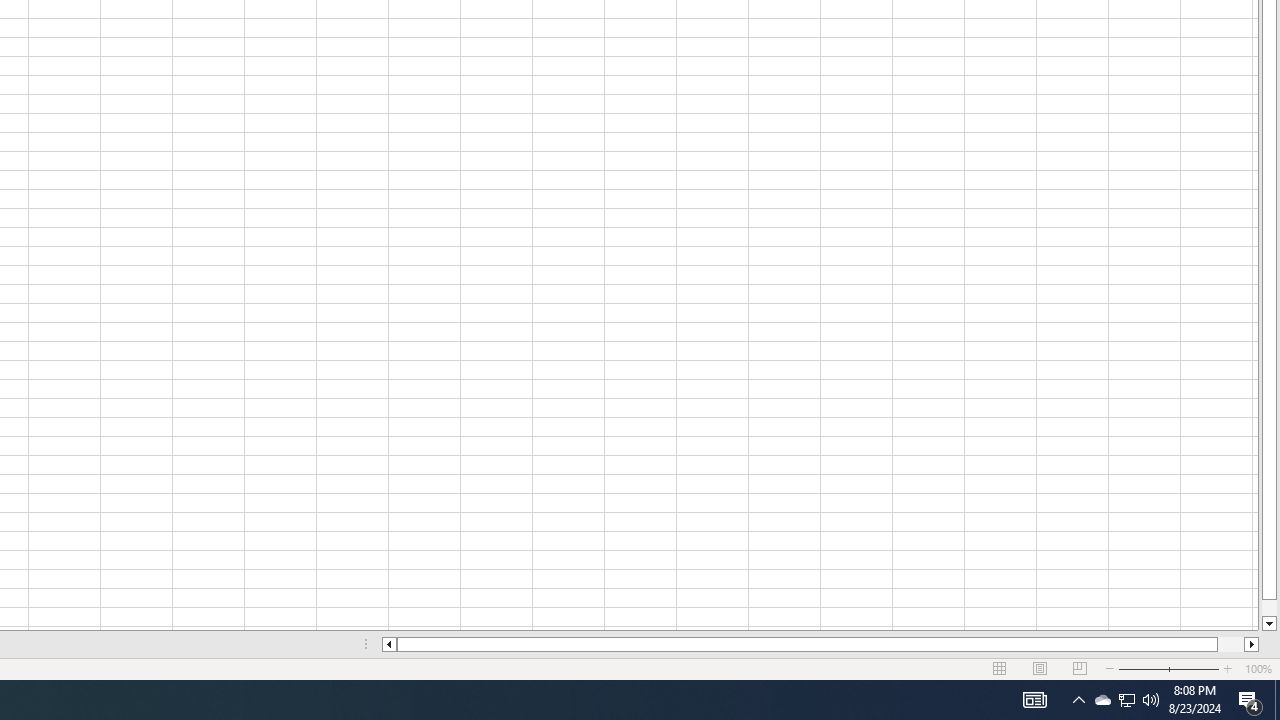 This screenshot has height=720, width=1280. Describe the element at coordinates (1268, 607) in the screenshot. I see `'Page down'` at that location.